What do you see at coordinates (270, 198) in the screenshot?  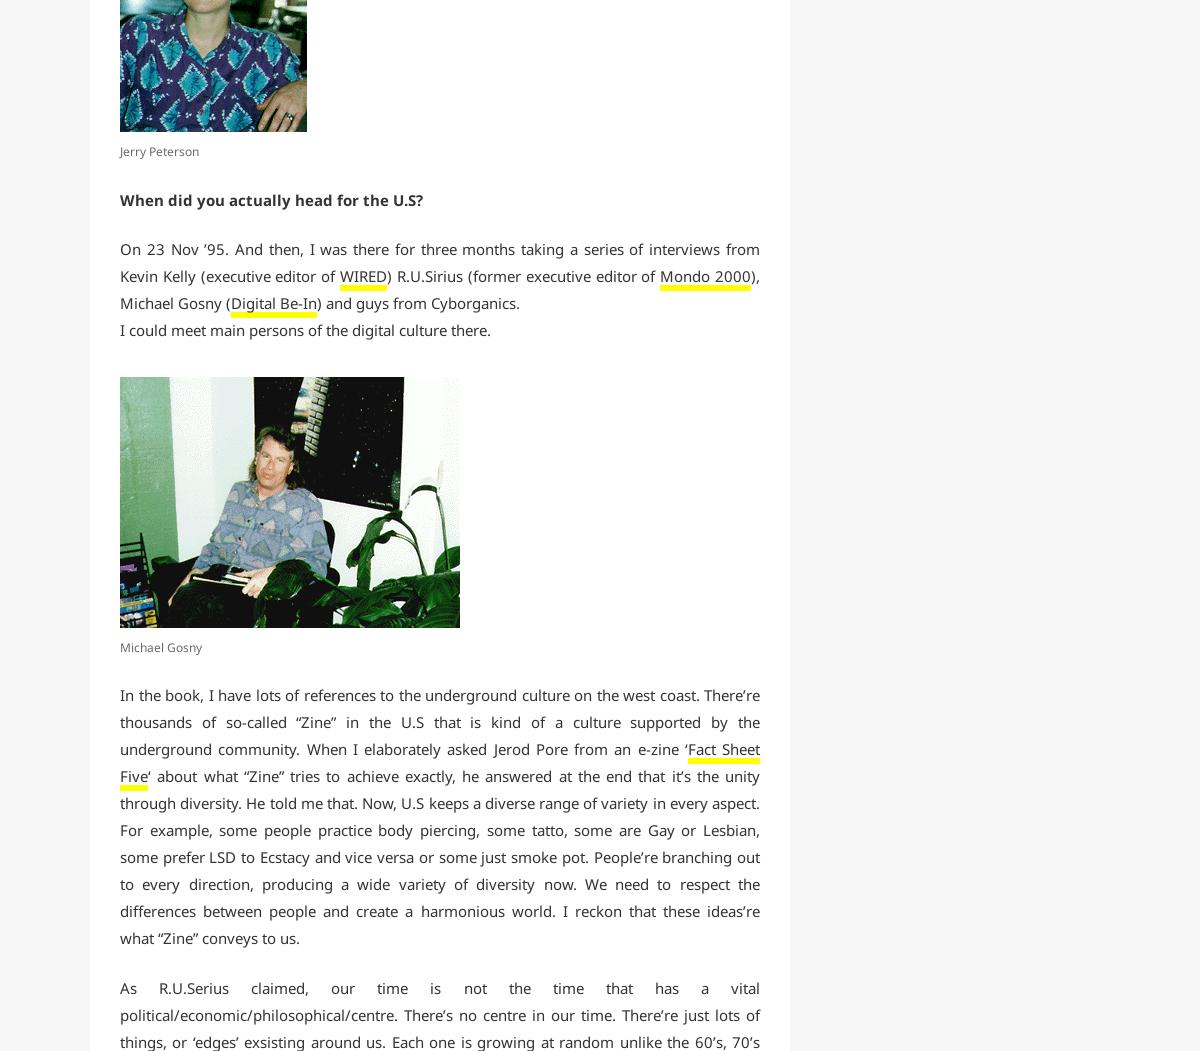 I see `'When did you actually head for the U.S?'` at bounding box center [270, 198].